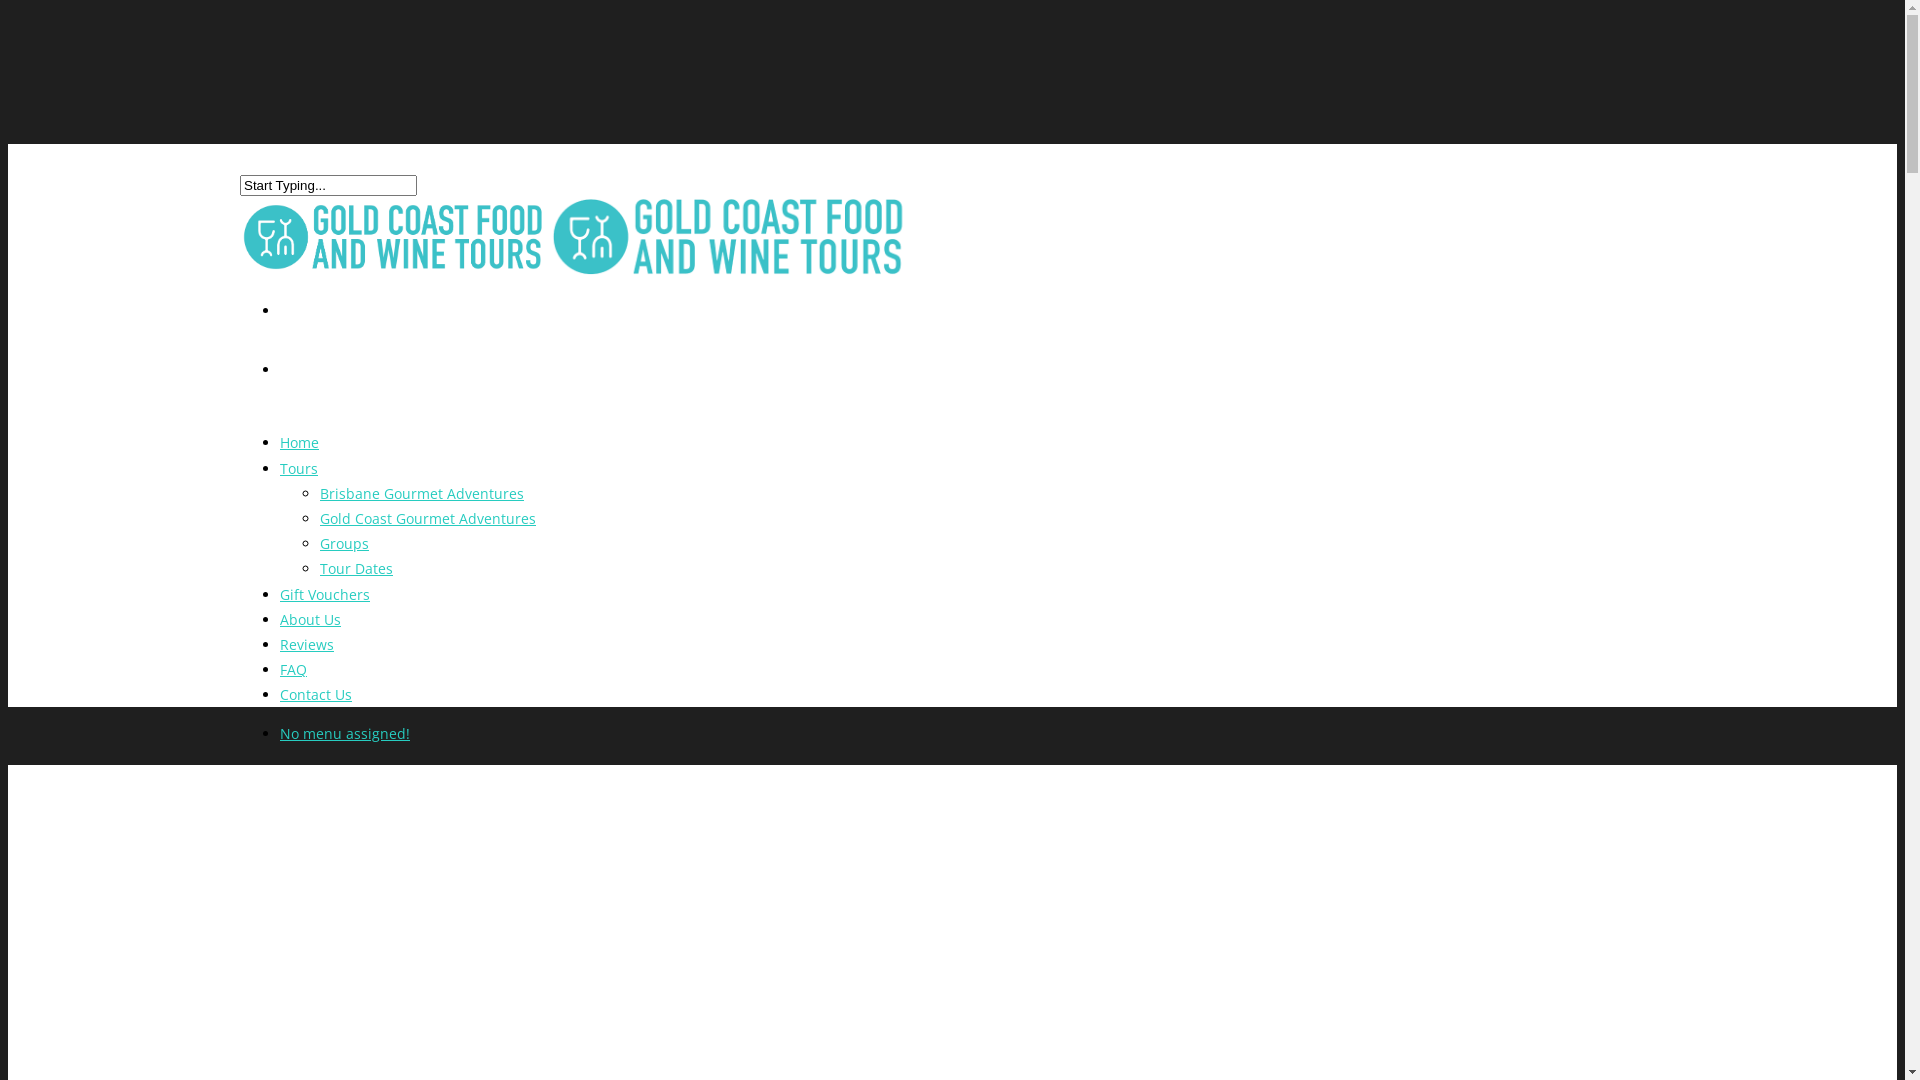  Describe the element at coordinates (421, 493) in the screenshot. I see `'Brisbane Gourmet Adventures'` at that location.